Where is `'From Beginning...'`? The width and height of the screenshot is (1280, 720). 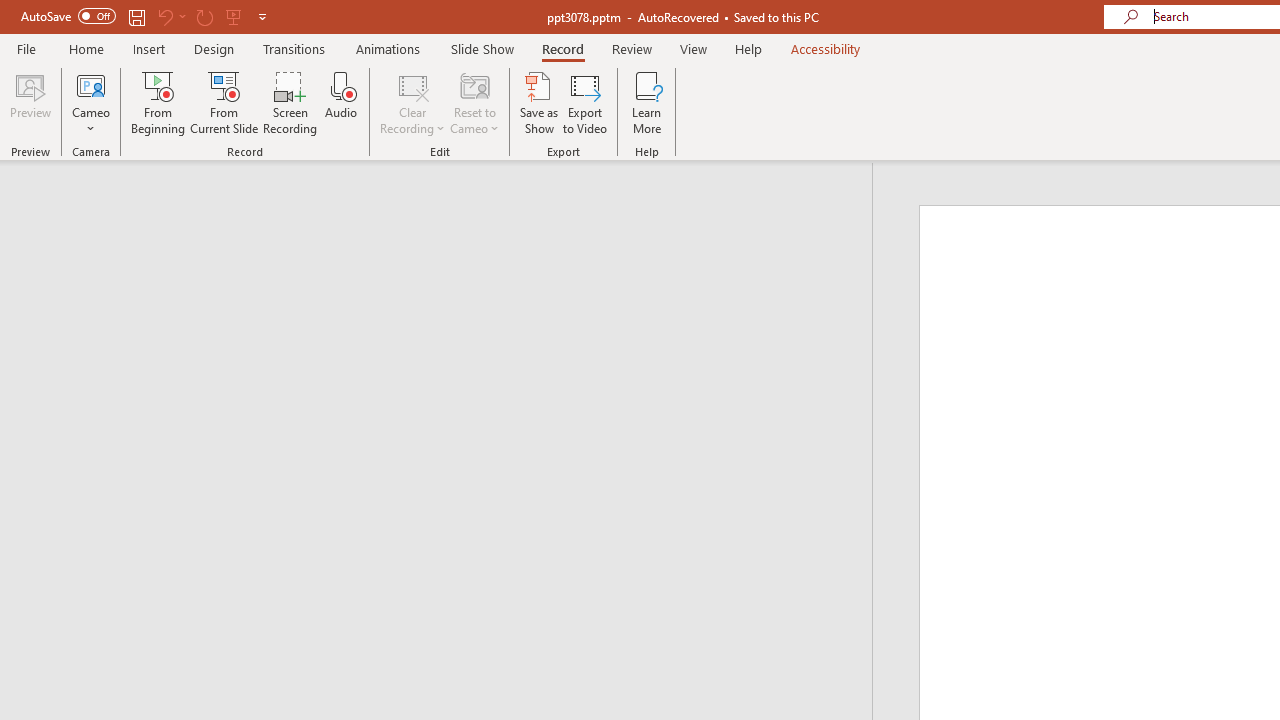 'From Beginning...' is located at coordinates (157, 103).